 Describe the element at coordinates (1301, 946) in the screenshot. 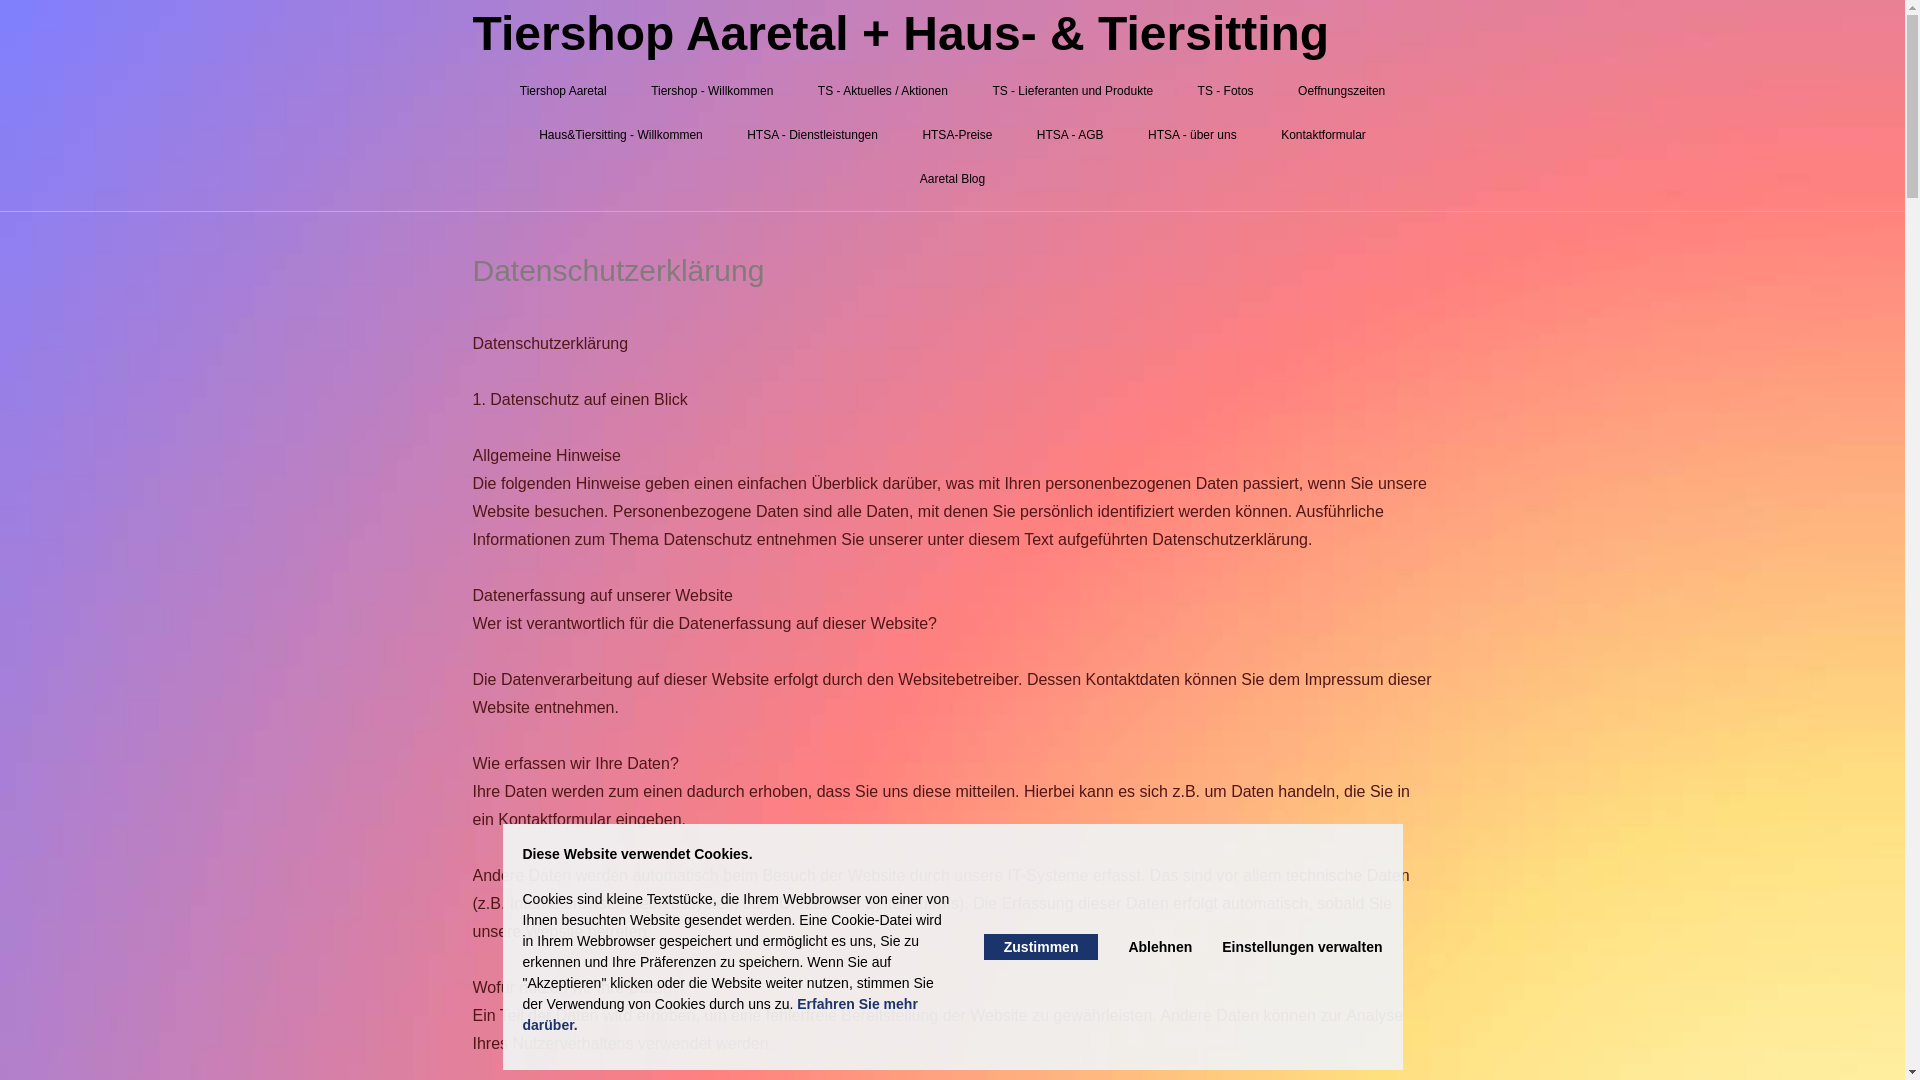

I see `'Einstellungen verwalten'` at that location.